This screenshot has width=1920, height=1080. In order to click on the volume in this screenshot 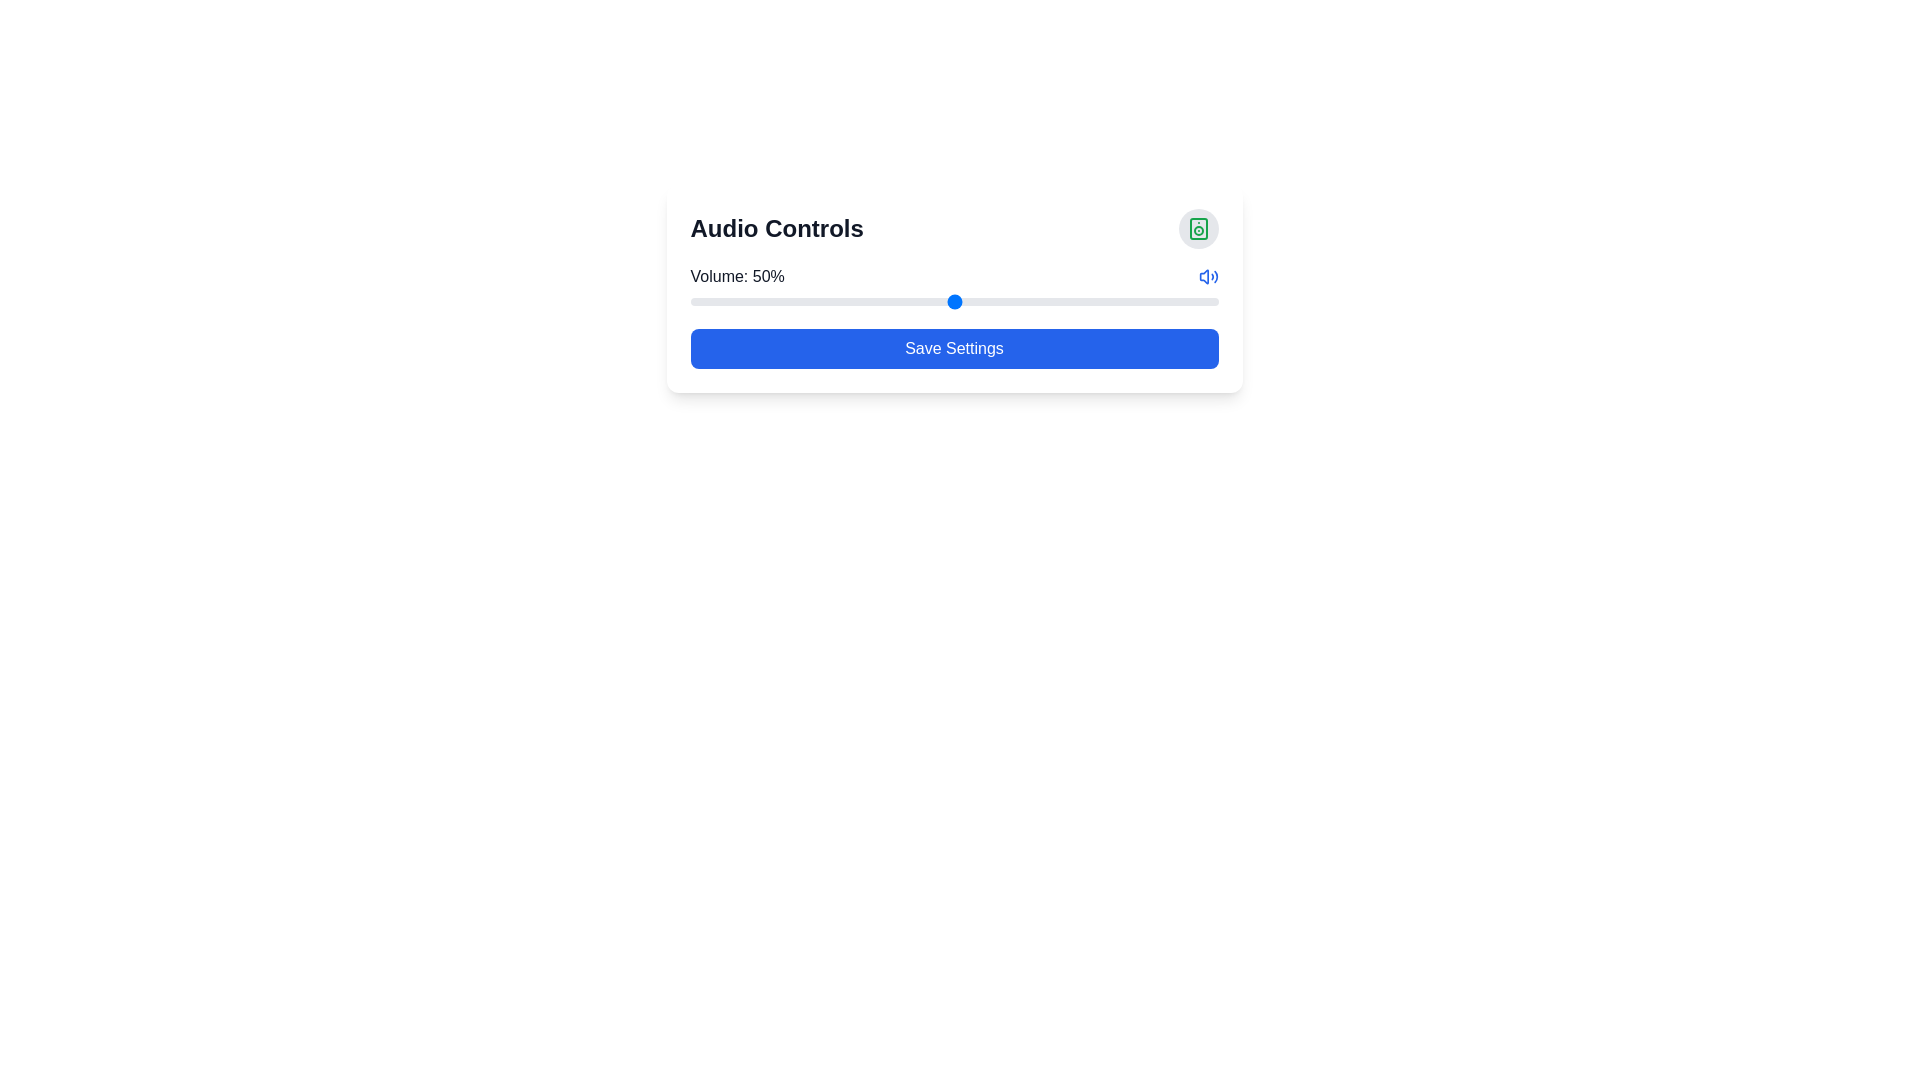, I will do `click(1165, 301)`.